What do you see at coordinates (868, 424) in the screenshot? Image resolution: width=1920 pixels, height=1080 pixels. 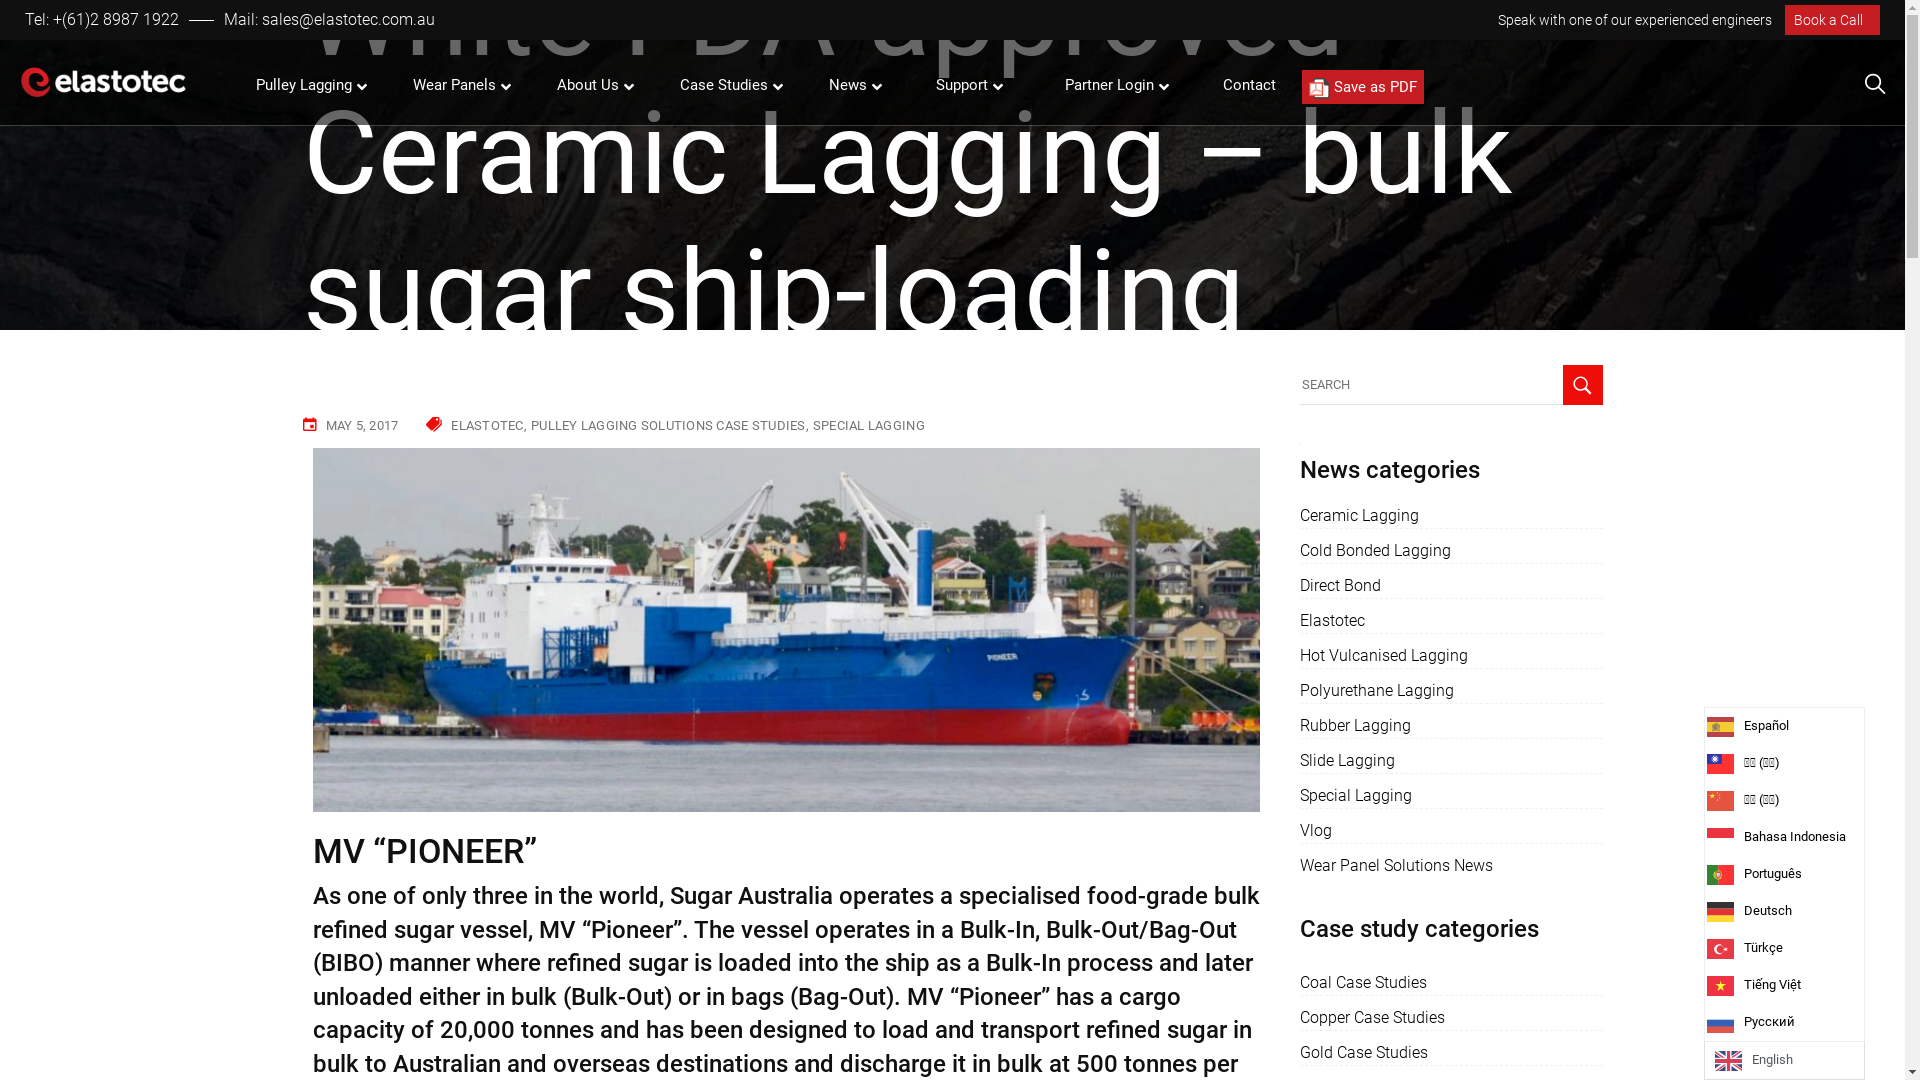 I see `'SPECIAL LAGGING'` at bounding box center [868, 424].